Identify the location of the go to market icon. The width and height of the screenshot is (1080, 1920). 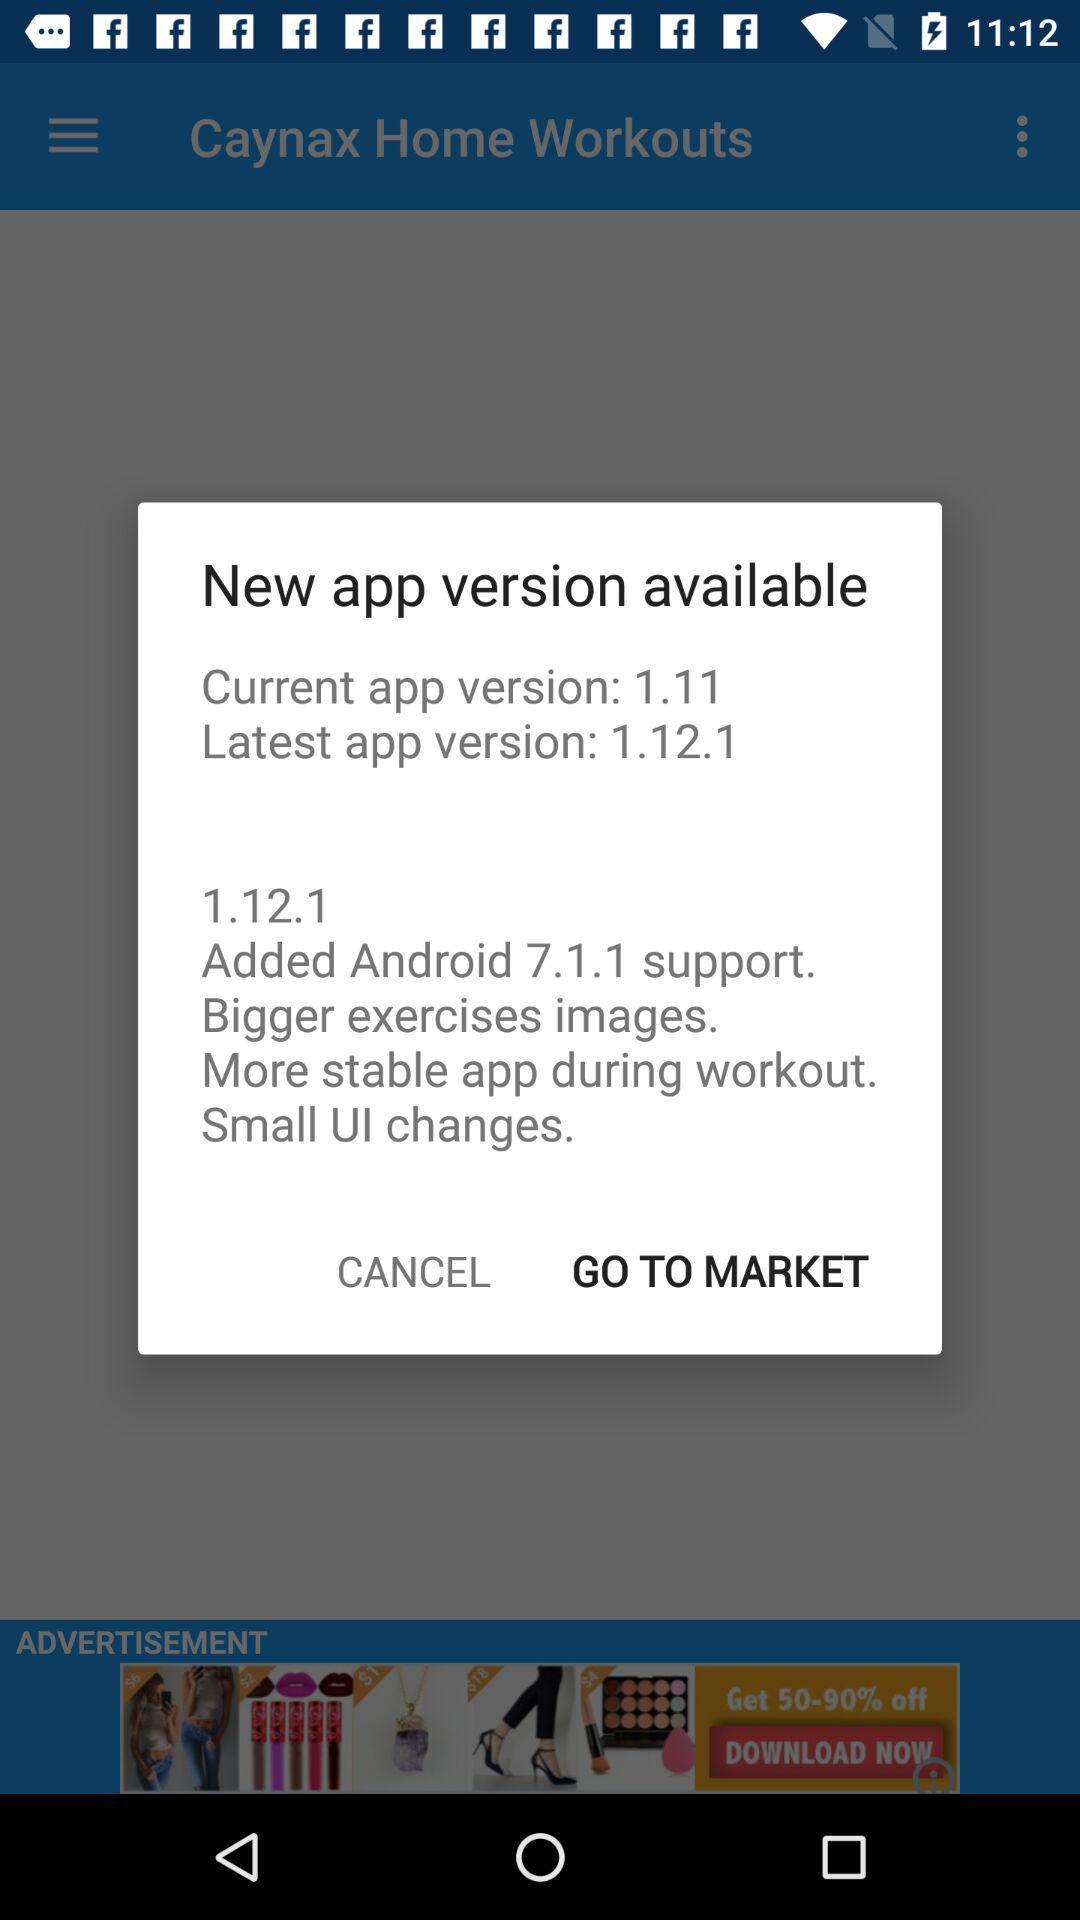
(720, 1269).